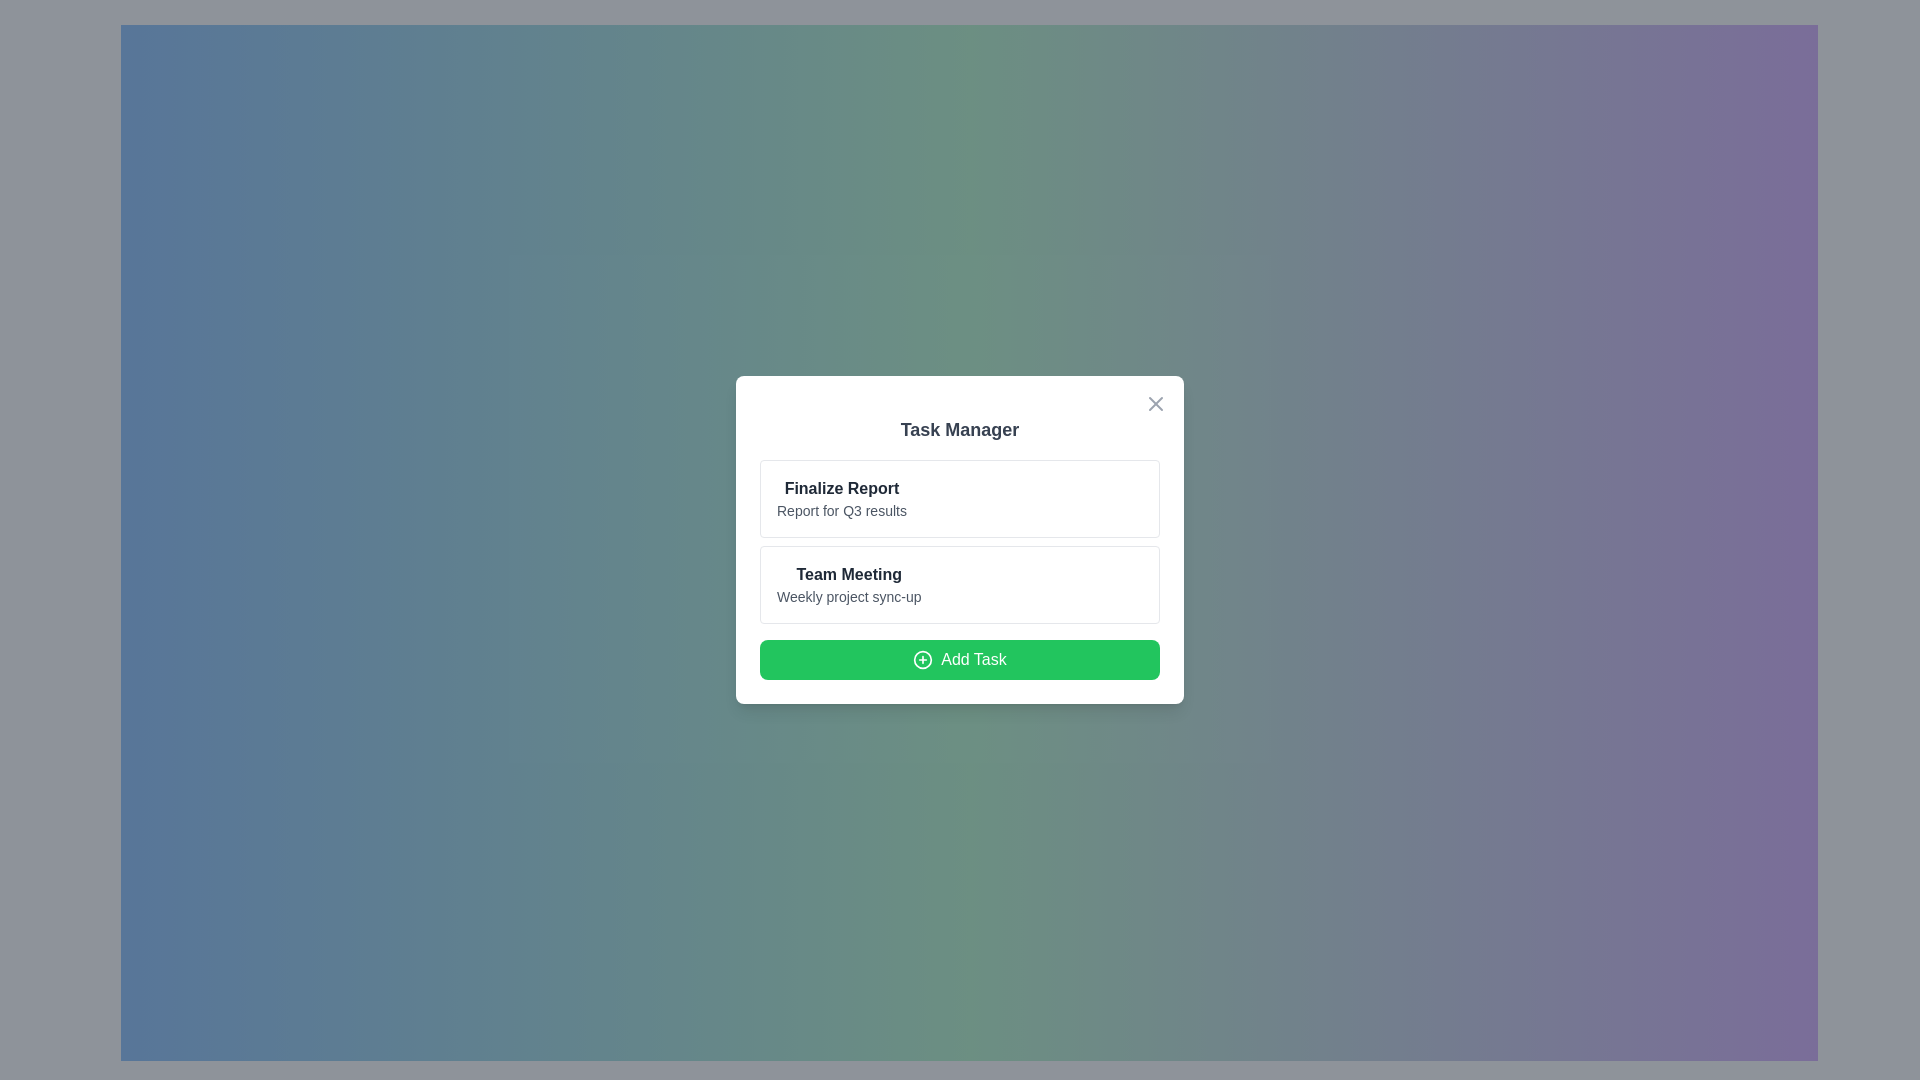 The width and height of the screenshot is (1920, 1080). I want to click on text content of the Text label displaying 'Team Meeting' and 'Weekly project sync-up', which is the second task item in the task management interface located within a white, rounded rectangular section, so click(849, 585).